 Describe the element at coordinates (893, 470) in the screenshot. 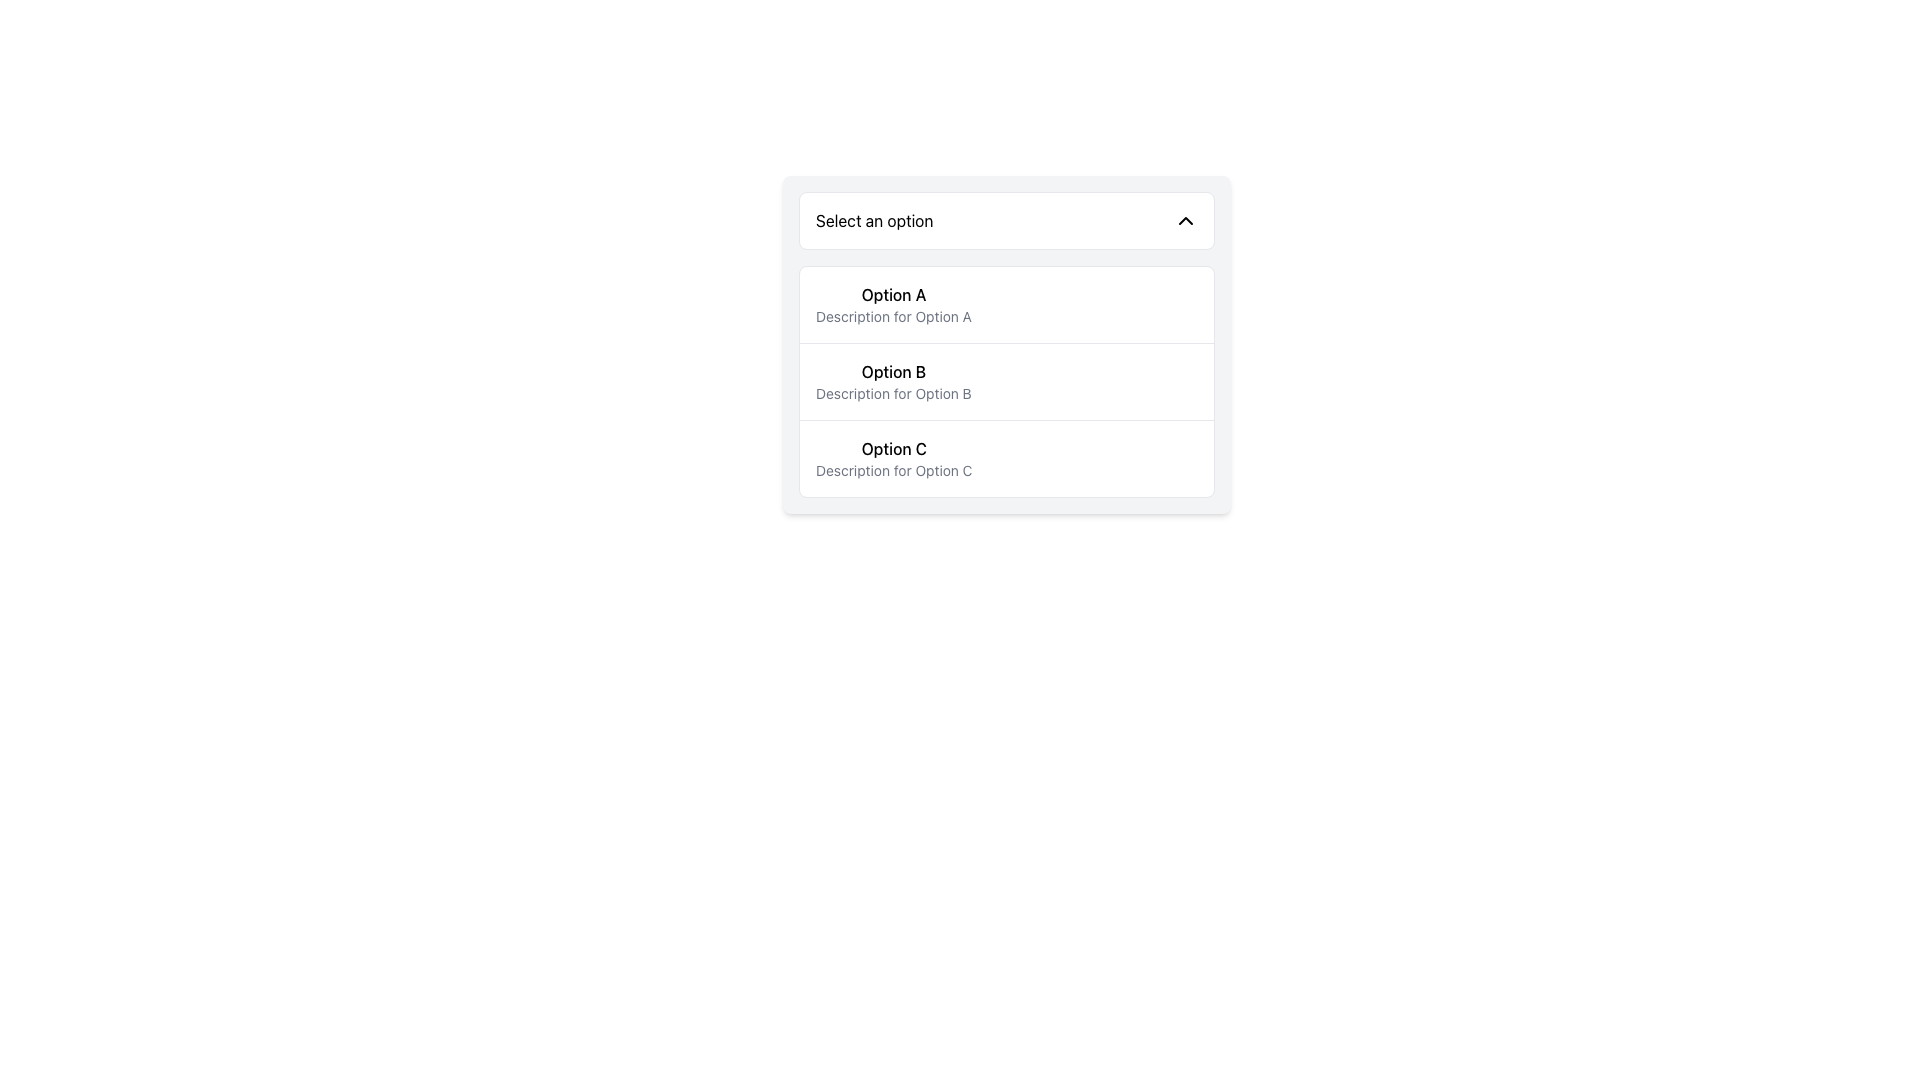

I see `the text label that contains 'Description for Option C', which is a smaller gray text providing additional information beneath 'Option C'` at that location.